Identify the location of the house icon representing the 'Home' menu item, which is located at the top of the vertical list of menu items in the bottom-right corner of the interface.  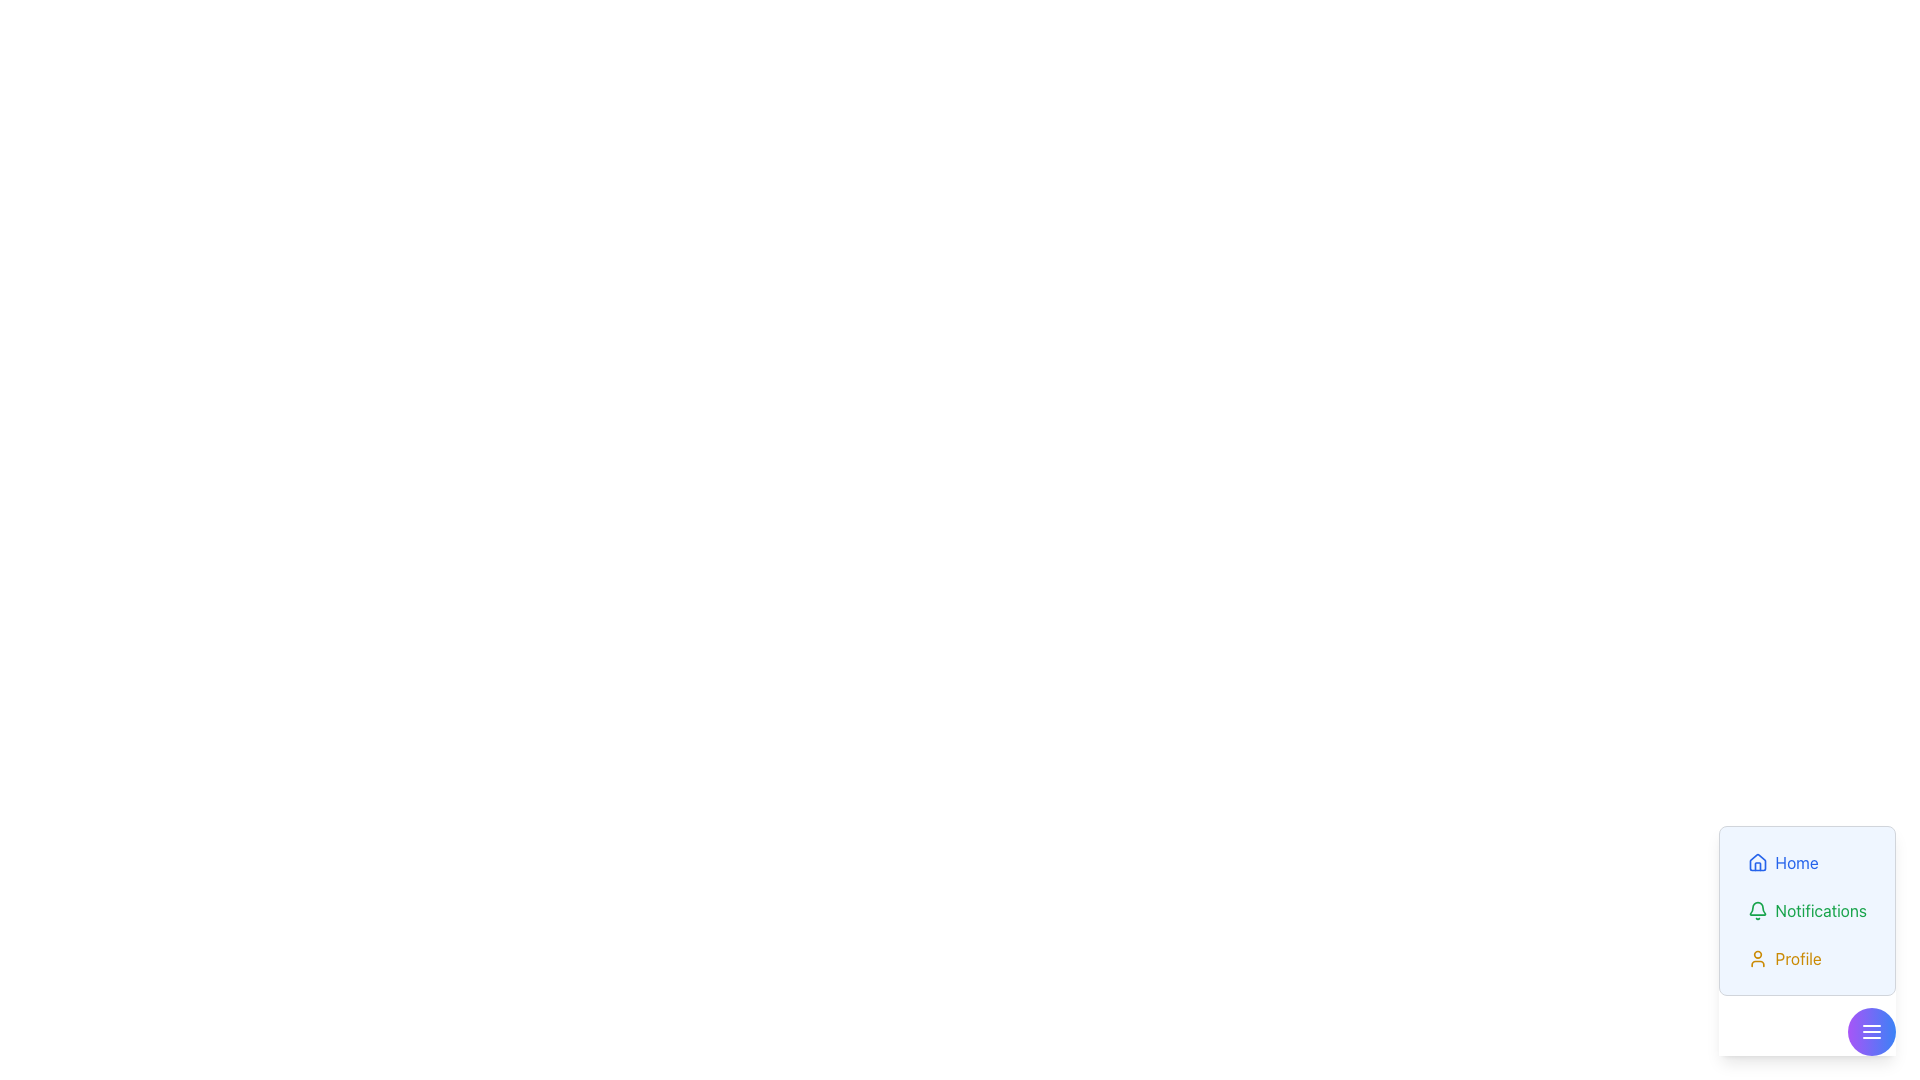
(1756, 861).